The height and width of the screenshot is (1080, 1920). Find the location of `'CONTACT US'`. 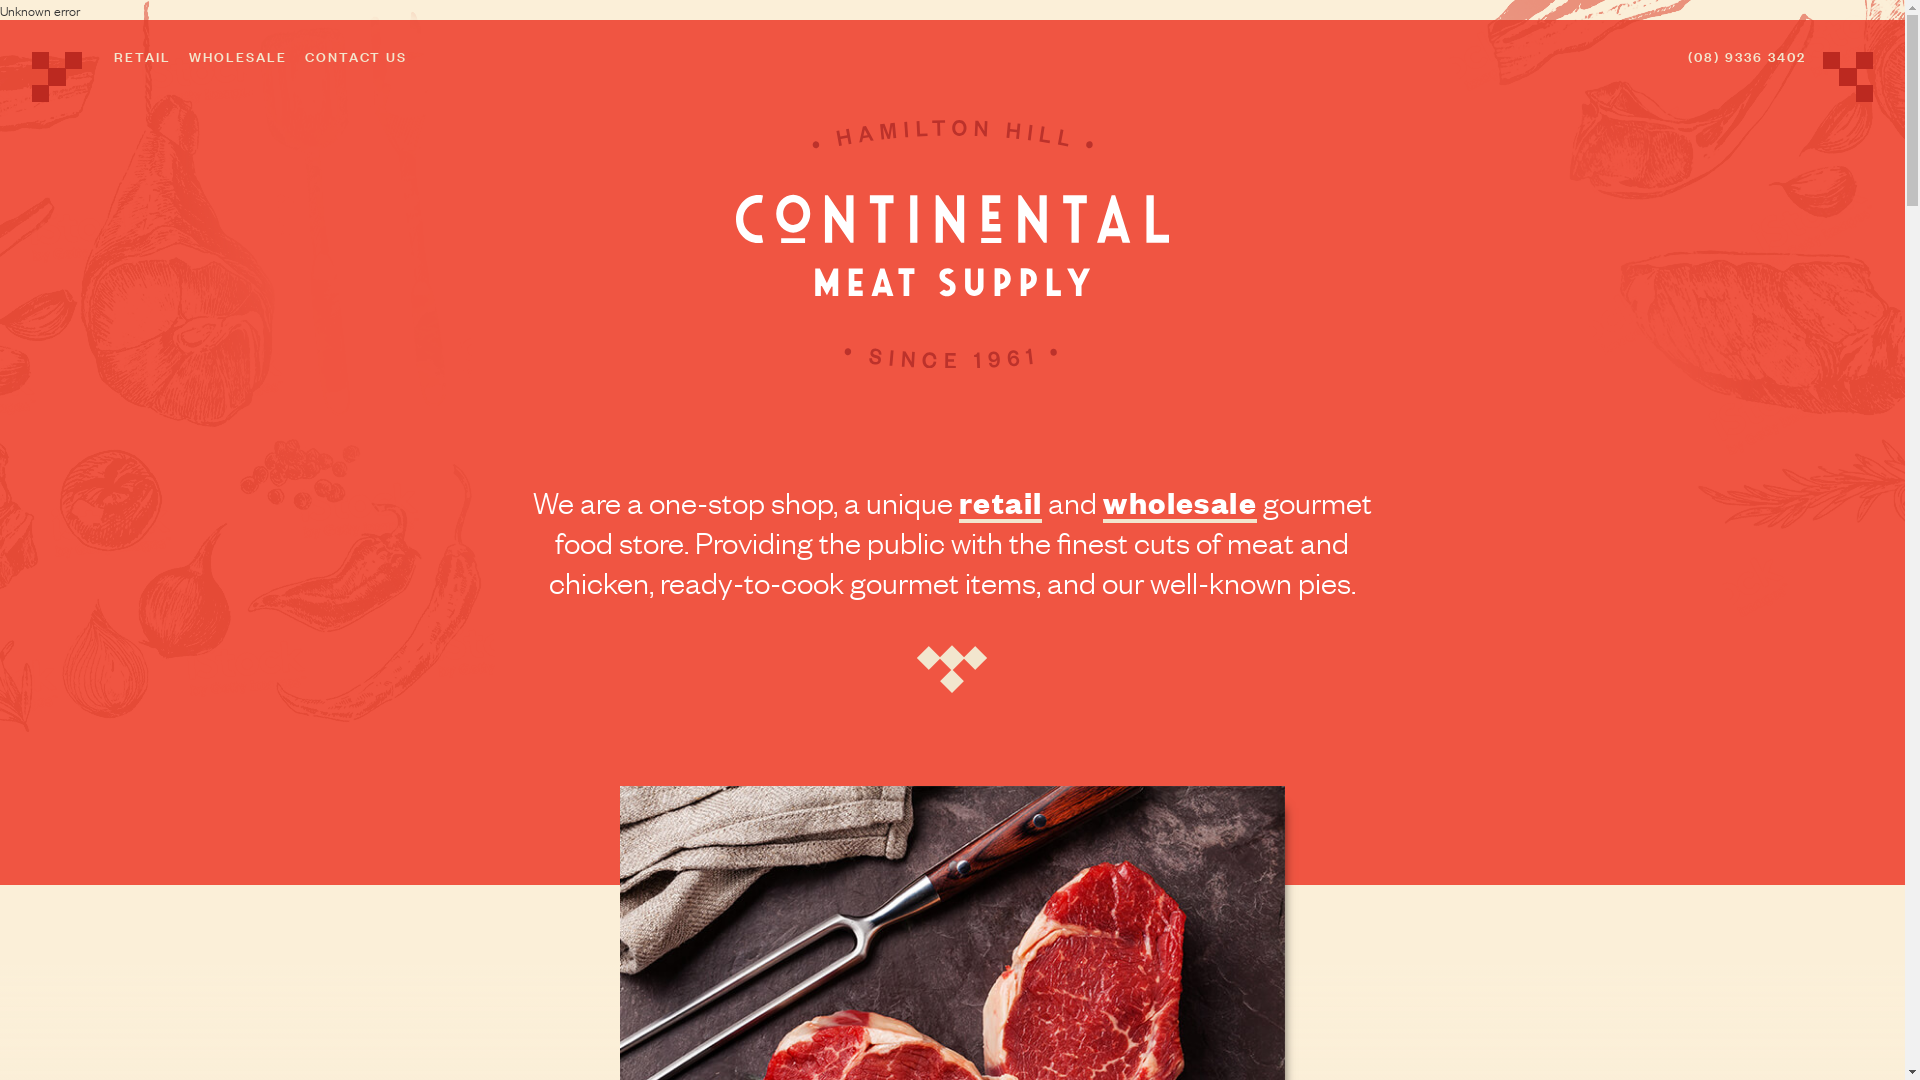

'CONTACT US' is located at coordinates (355, 54).